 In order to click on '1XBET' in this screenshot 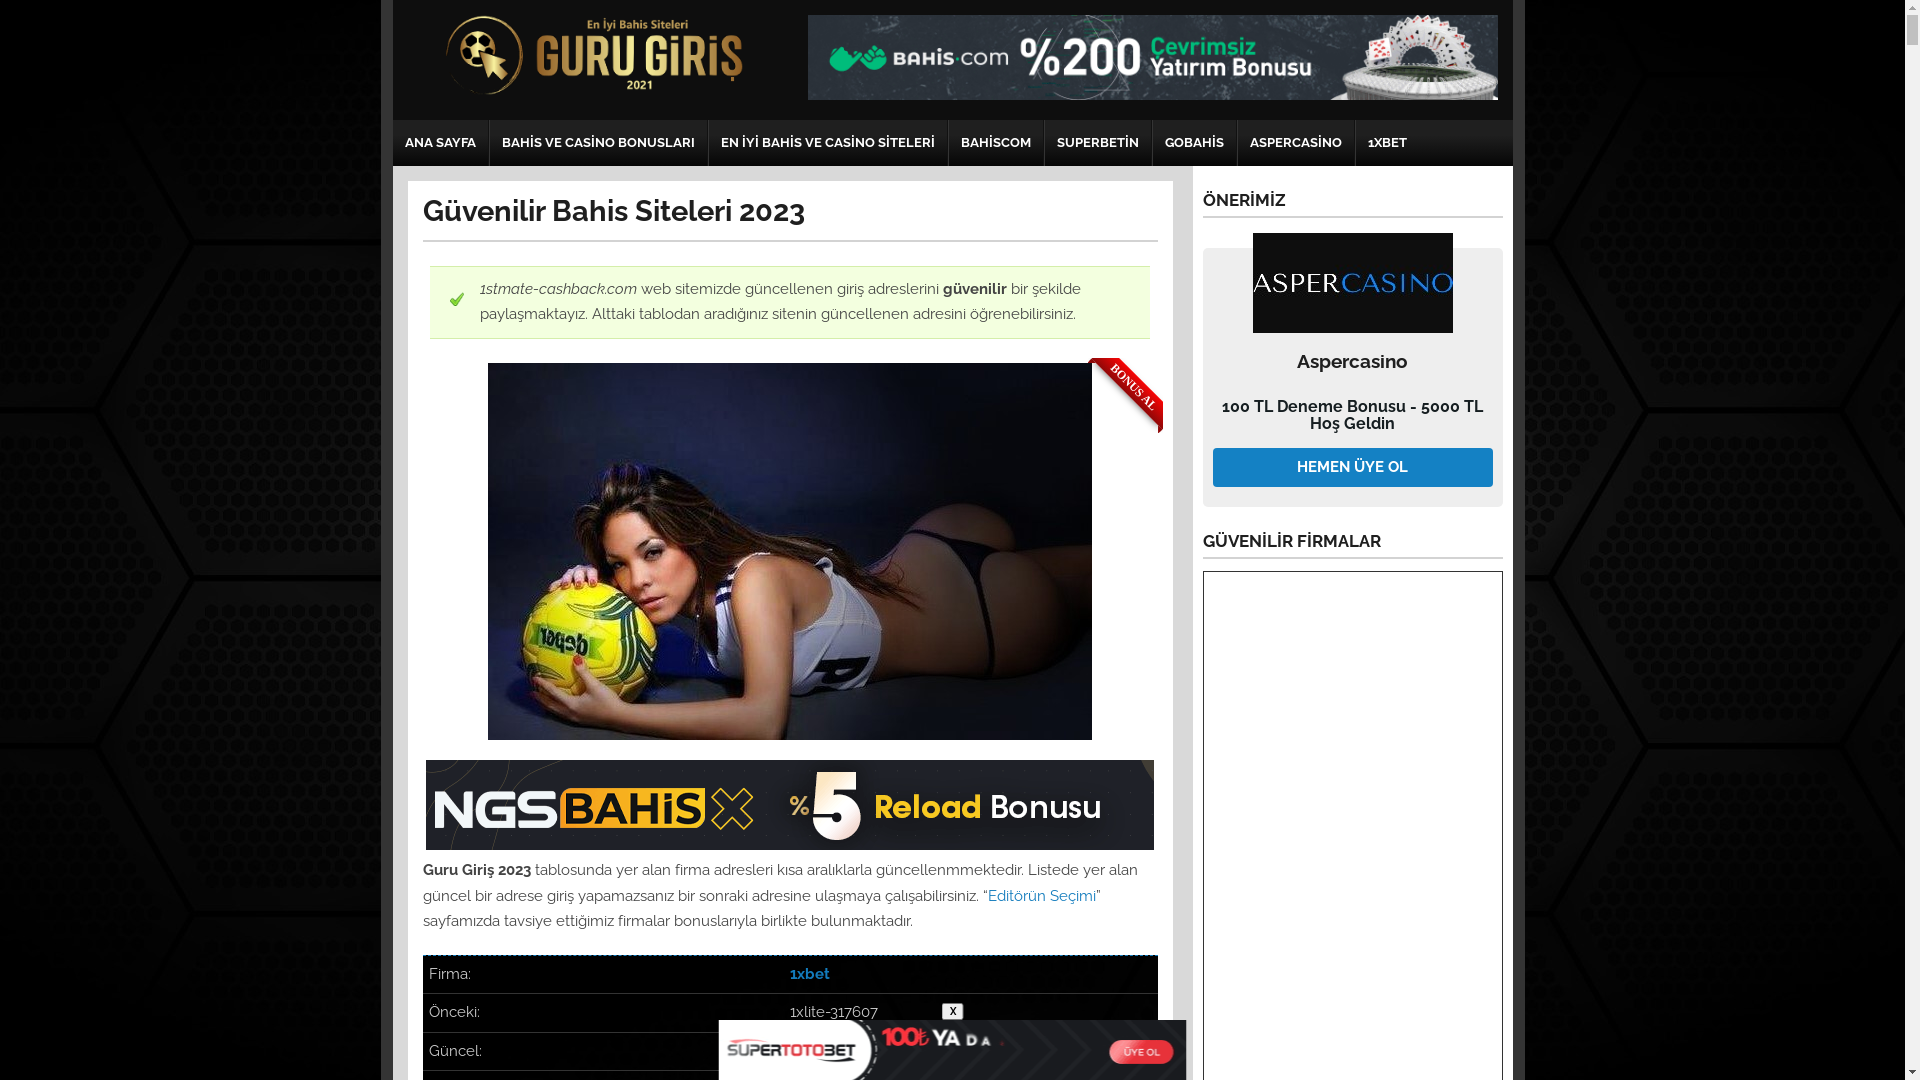, I will do `click(1356, 141)`.